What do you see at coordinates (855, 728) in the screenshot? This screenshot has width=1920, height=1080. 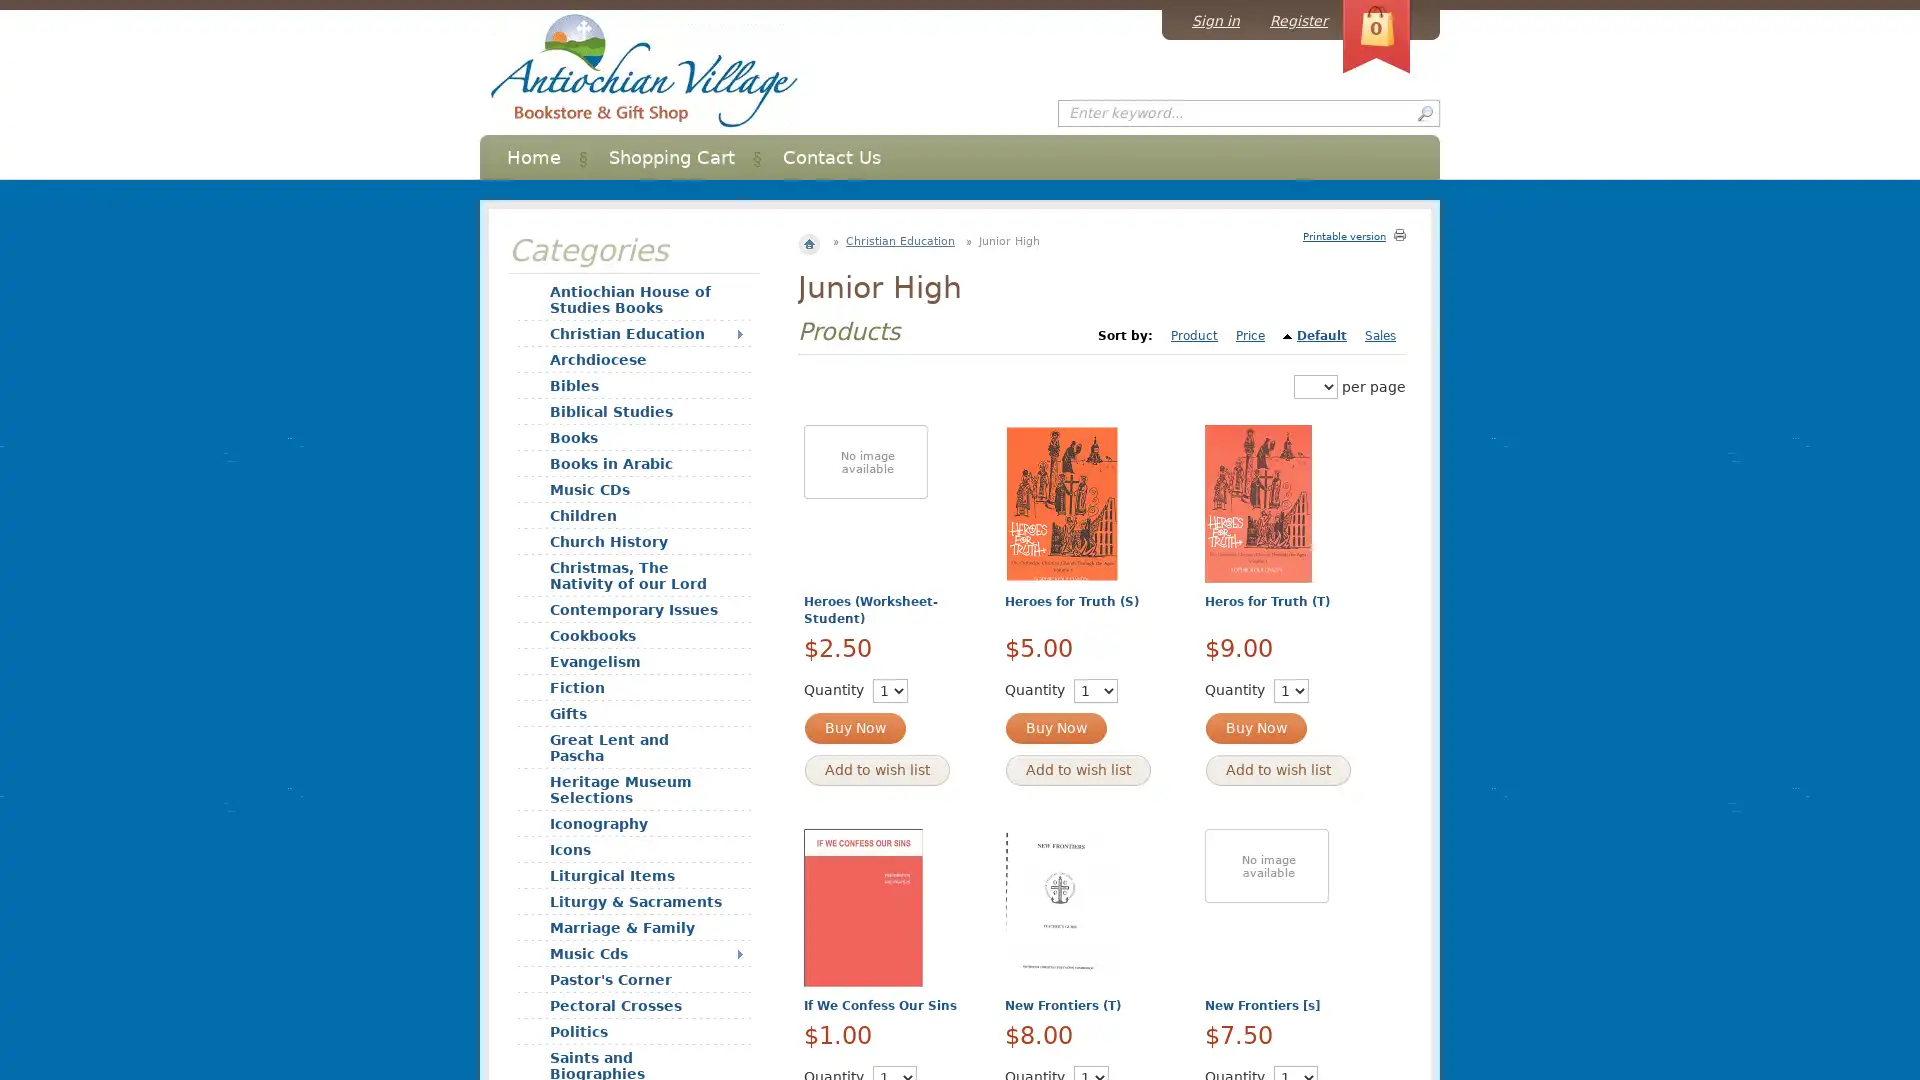 I see `Buy Now` at bounding box center [855, 728].